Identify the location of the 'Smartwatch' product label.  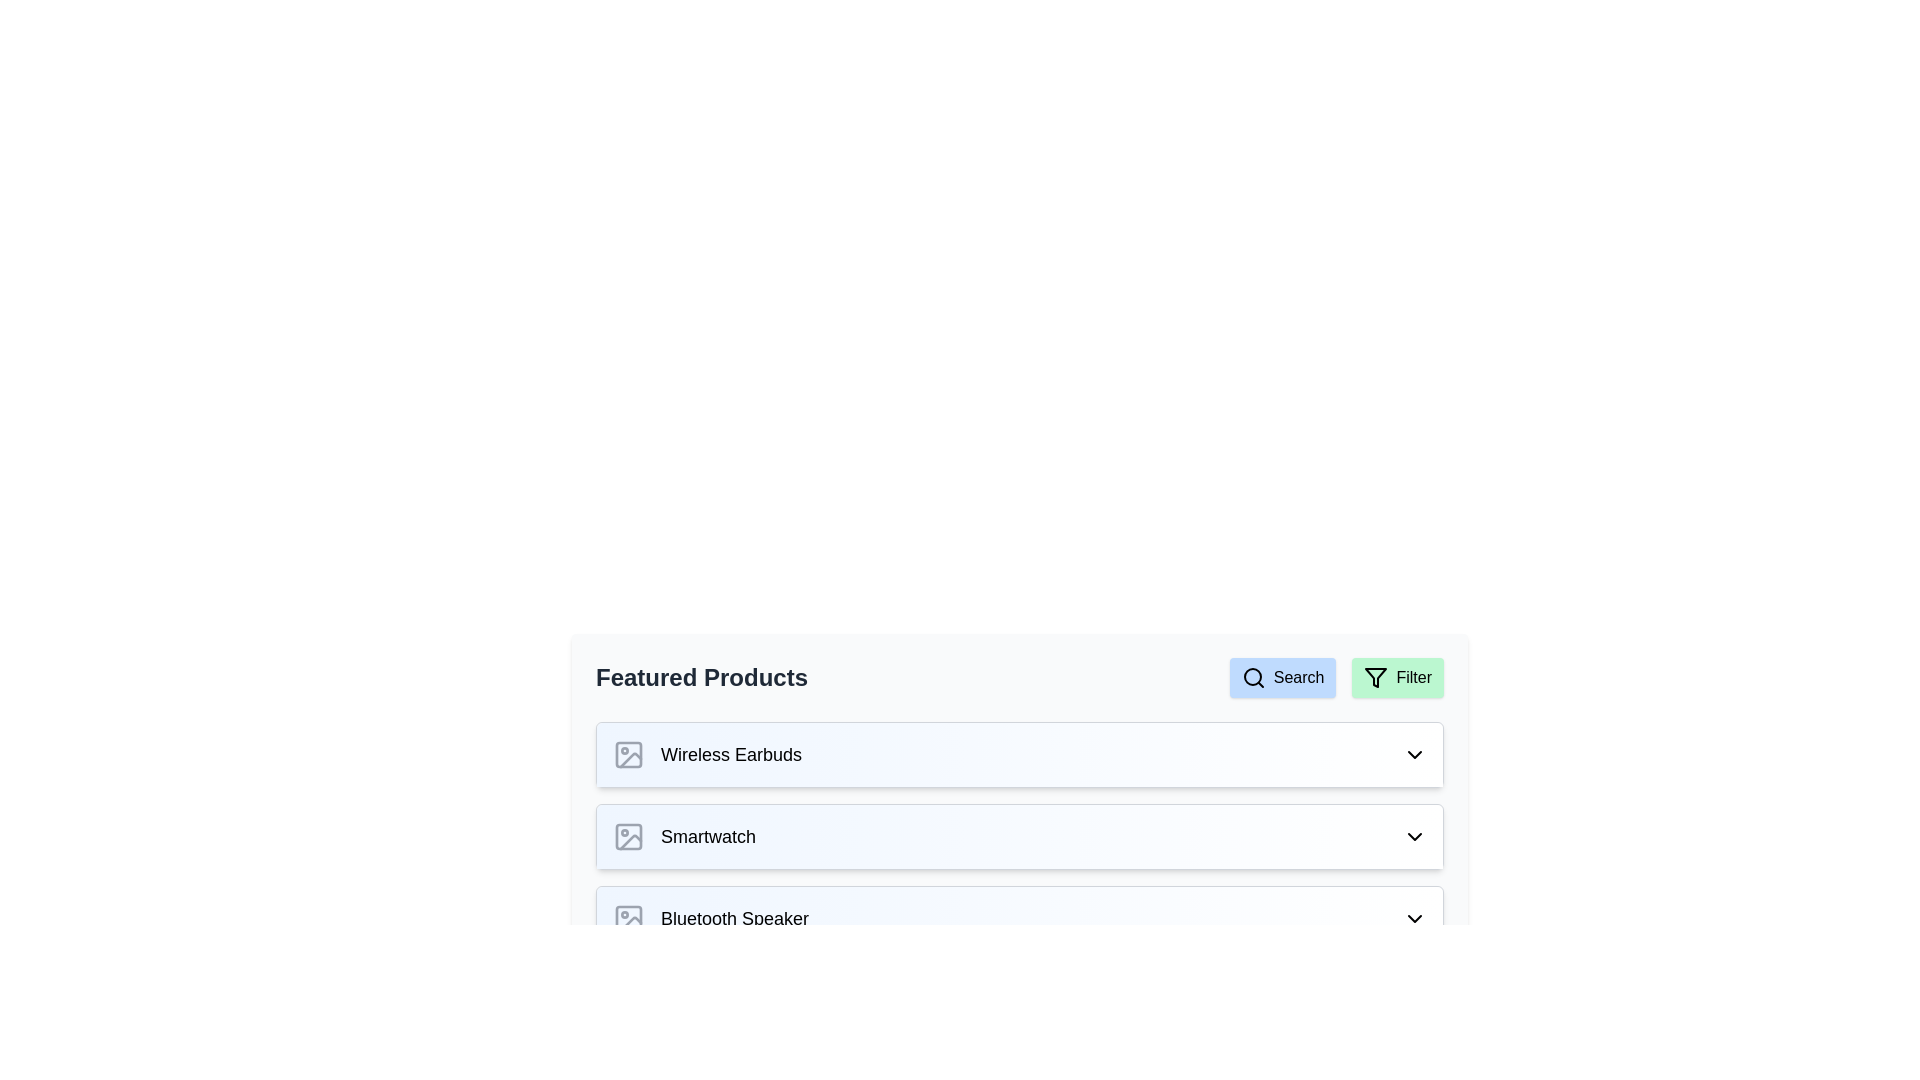
(684, 837).